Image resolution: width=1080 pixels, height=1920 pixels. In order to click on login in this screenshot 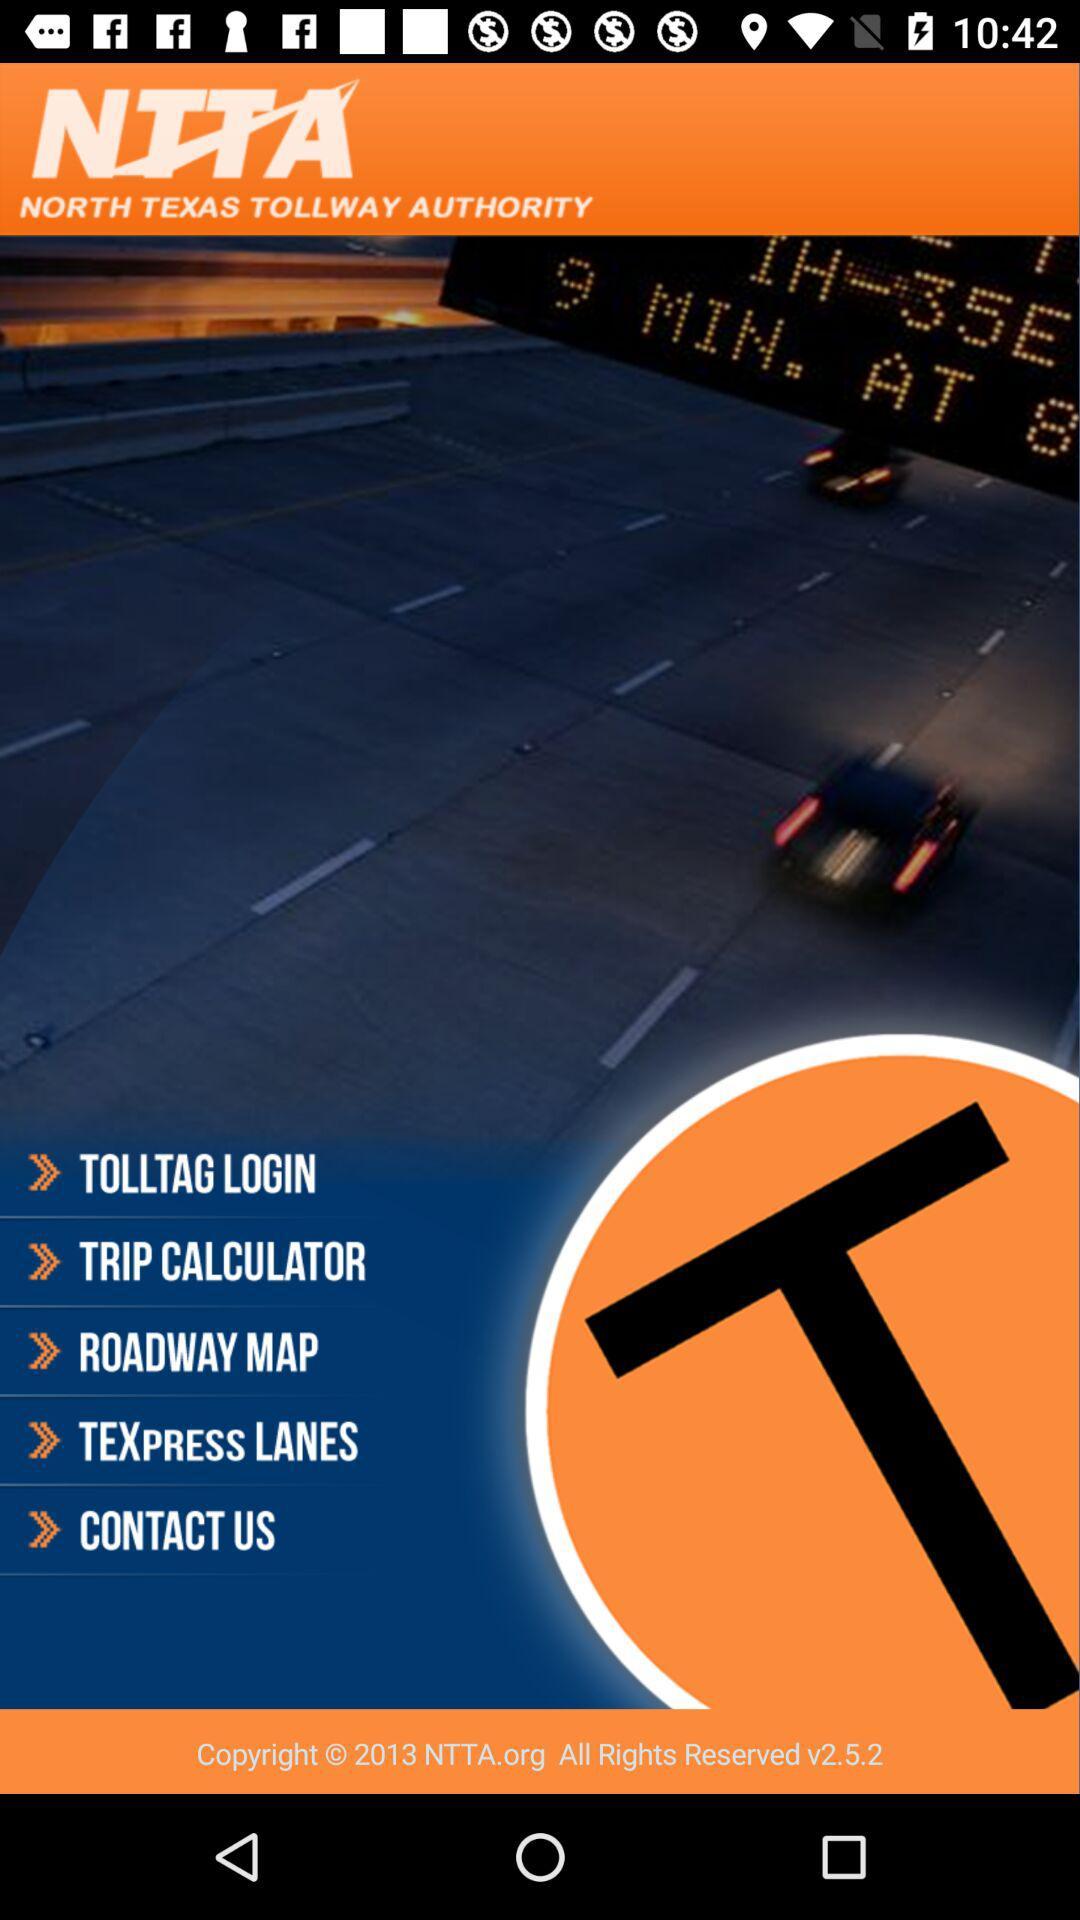, I will do `click(194, 1176)`.